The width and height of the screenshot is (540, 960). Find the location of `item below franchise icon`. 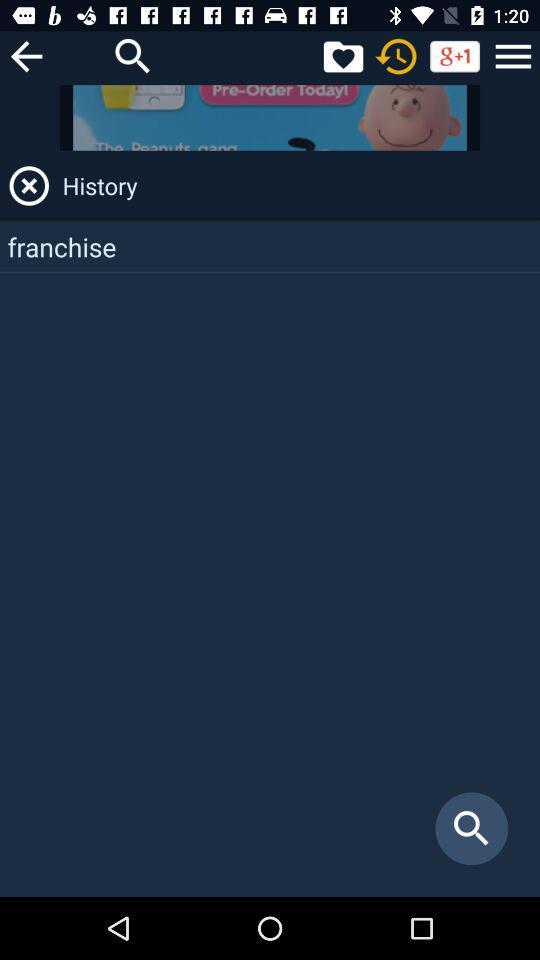

item below franchise icon is located at coordinates (471, 828).